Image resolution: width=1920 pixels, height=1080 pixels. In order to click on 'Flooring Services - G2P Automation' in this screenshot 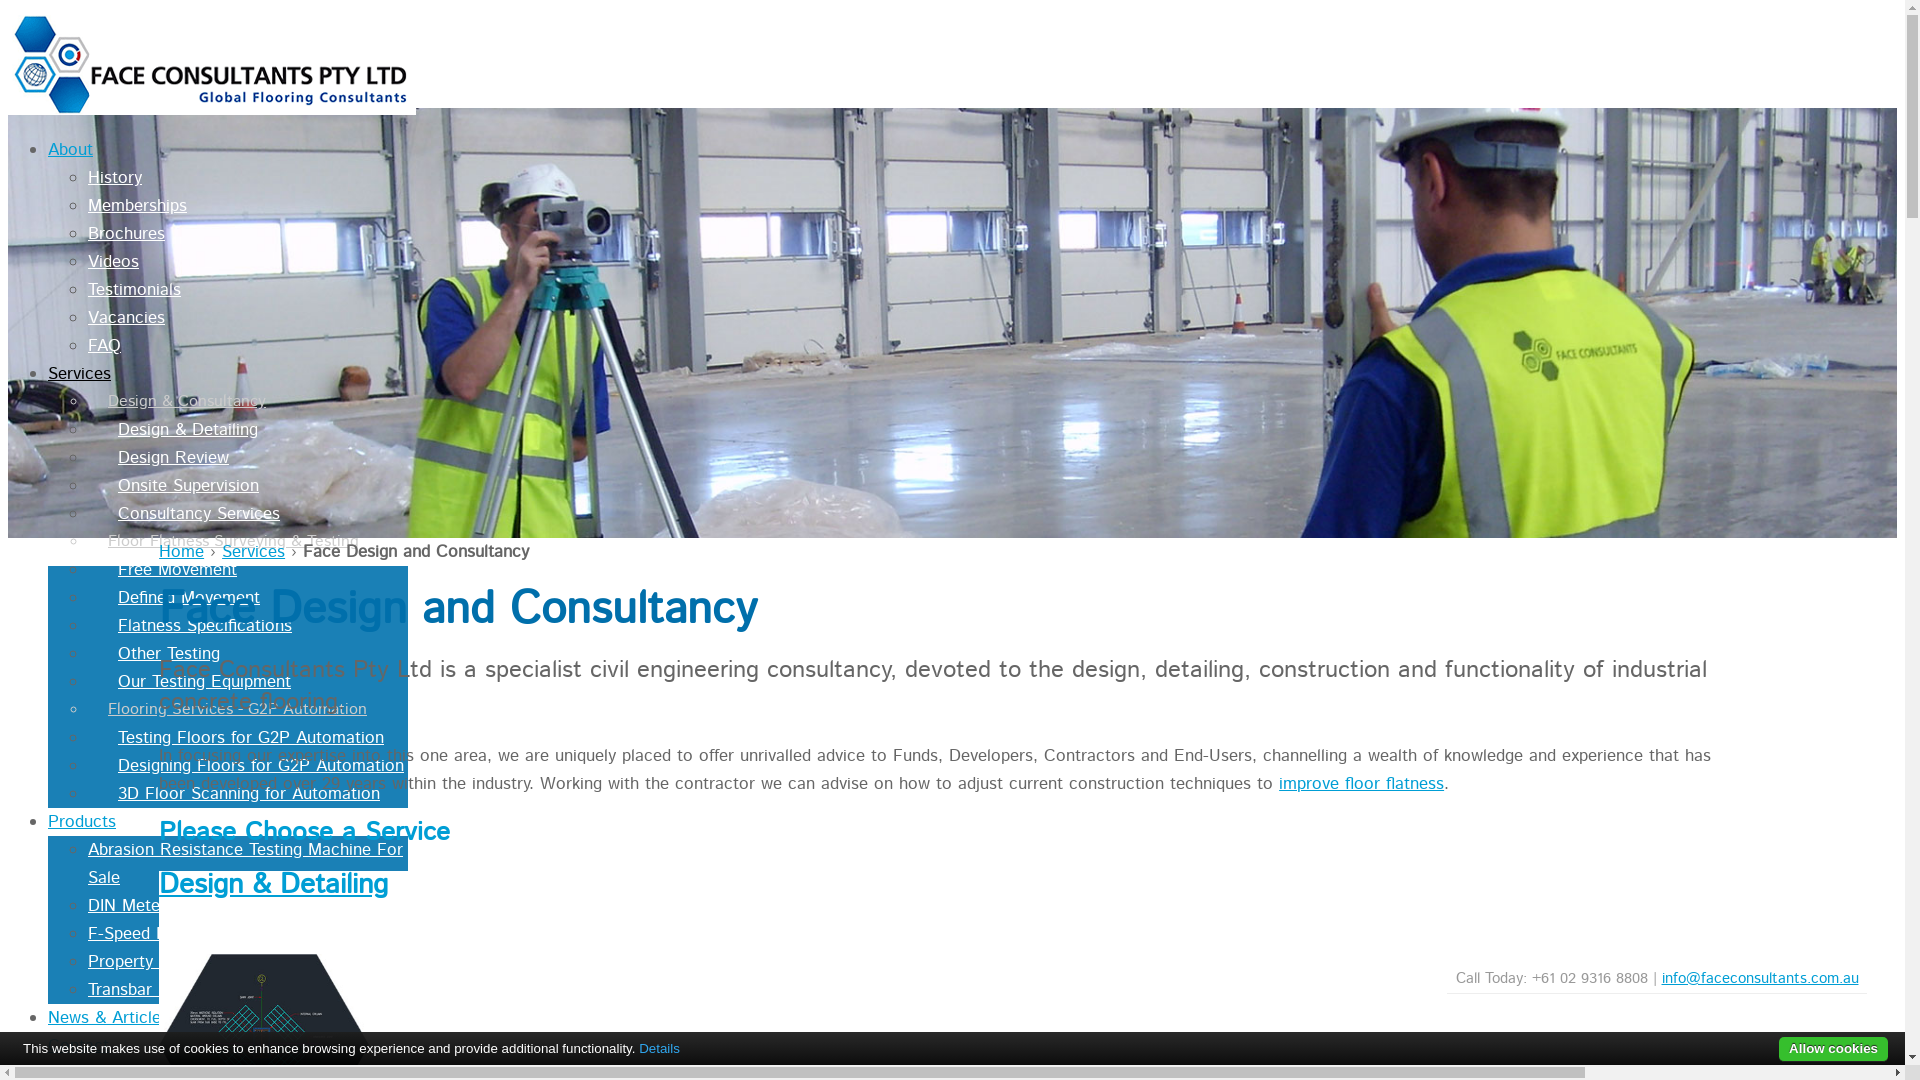, I will do `click(227, 708)`.